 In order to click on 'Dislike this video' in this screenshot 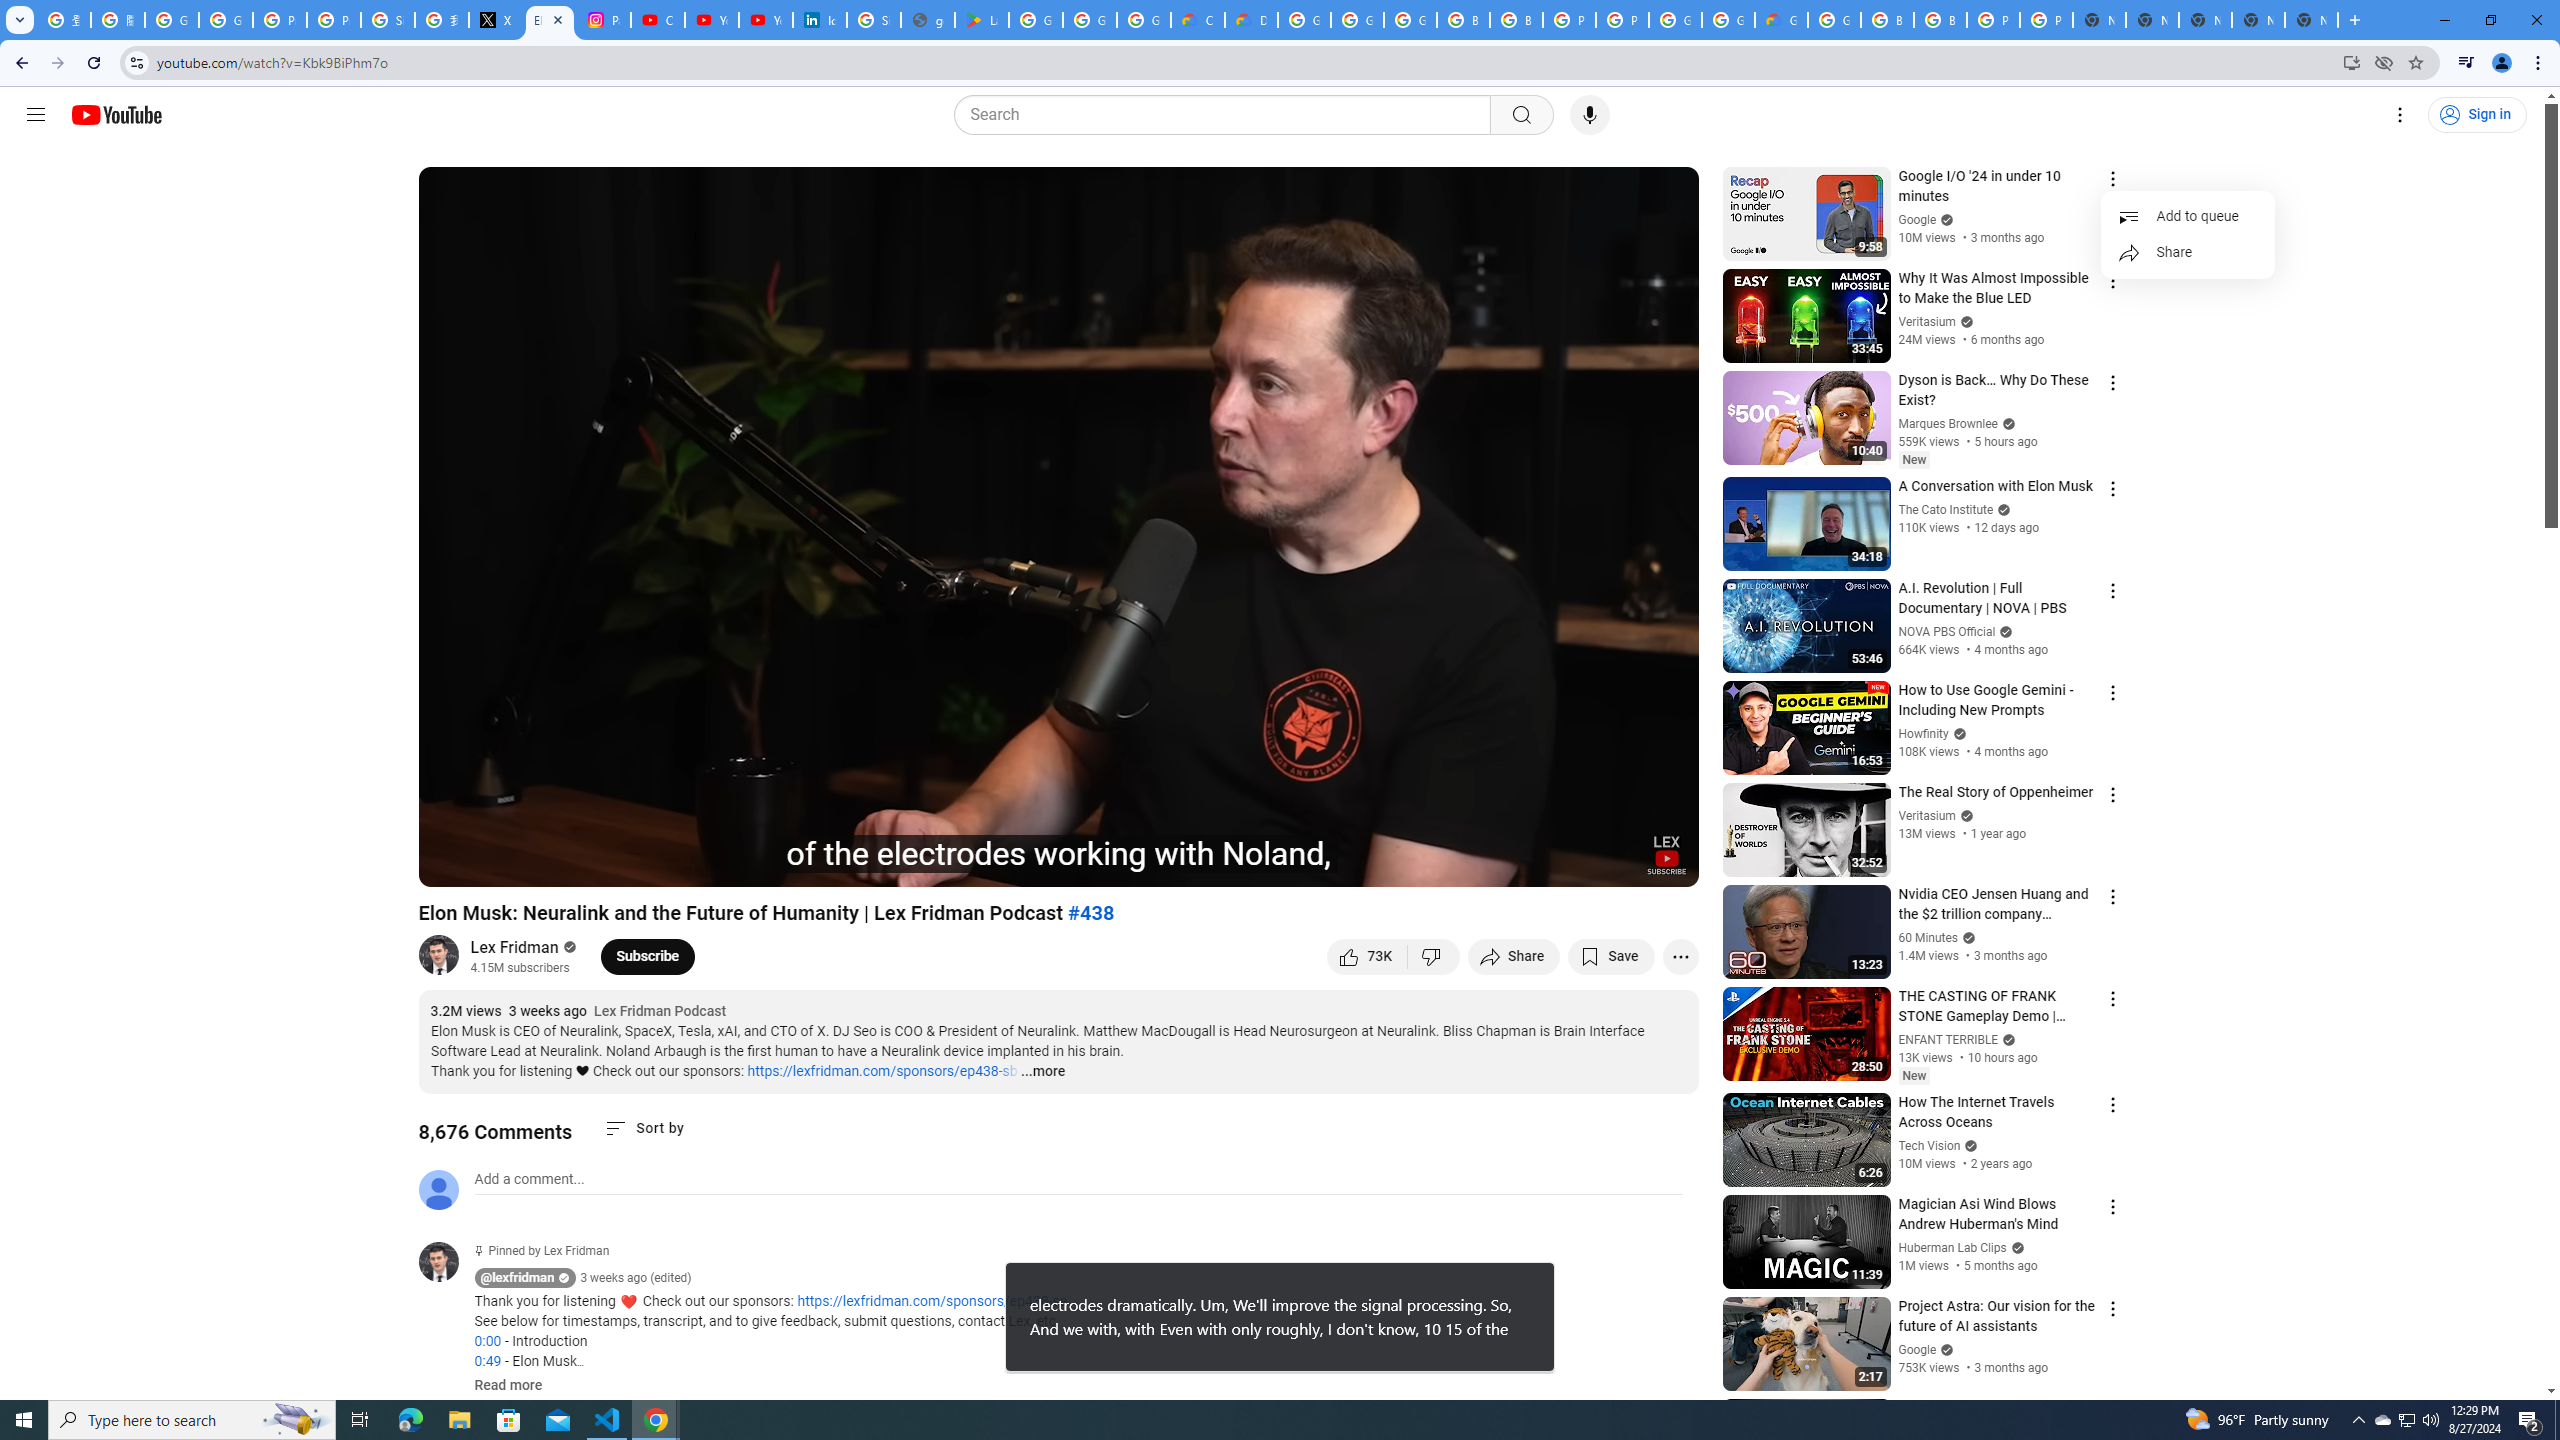, I will do `click(1434, 955)`.